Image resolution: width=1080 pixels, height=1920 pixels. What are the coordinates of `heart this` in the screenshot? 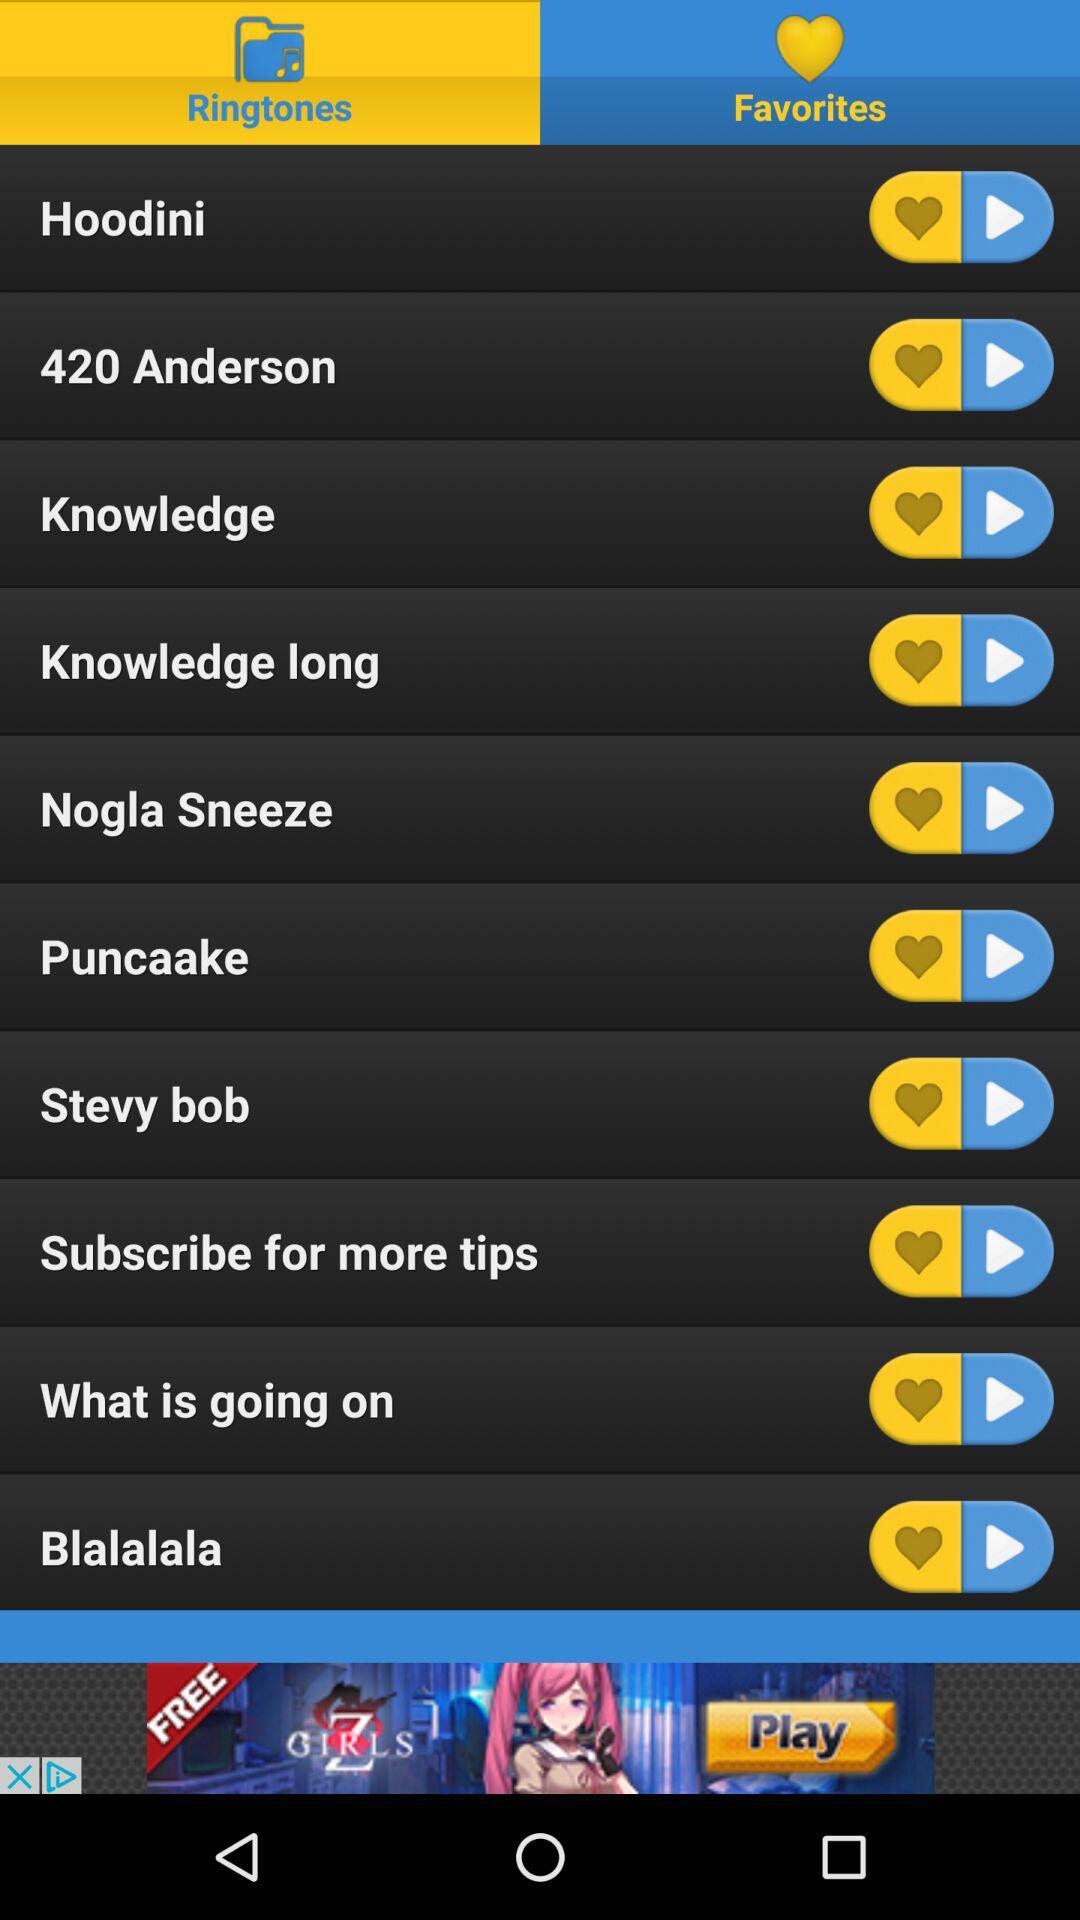 It's located at (915, 512).